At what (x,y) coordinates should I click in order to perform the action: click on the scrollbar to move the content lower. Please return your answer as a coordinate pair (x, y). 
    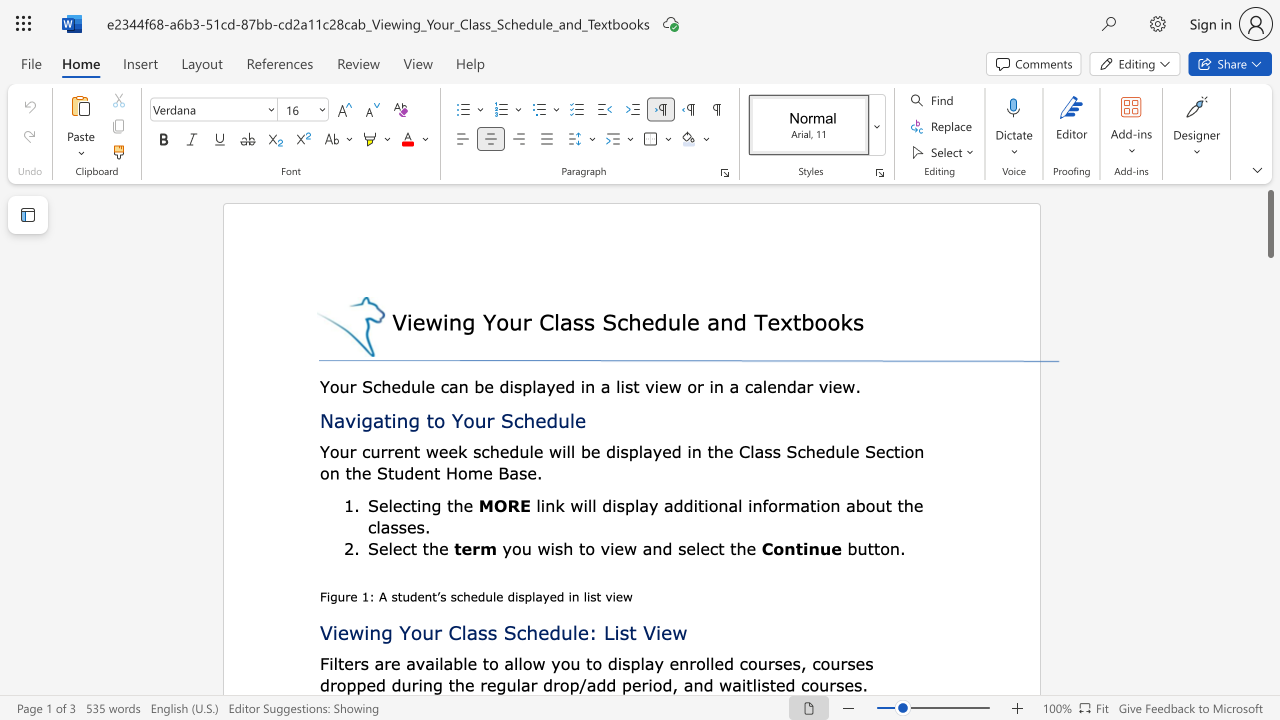
    Looking at the image, I should click on (1269, 428).